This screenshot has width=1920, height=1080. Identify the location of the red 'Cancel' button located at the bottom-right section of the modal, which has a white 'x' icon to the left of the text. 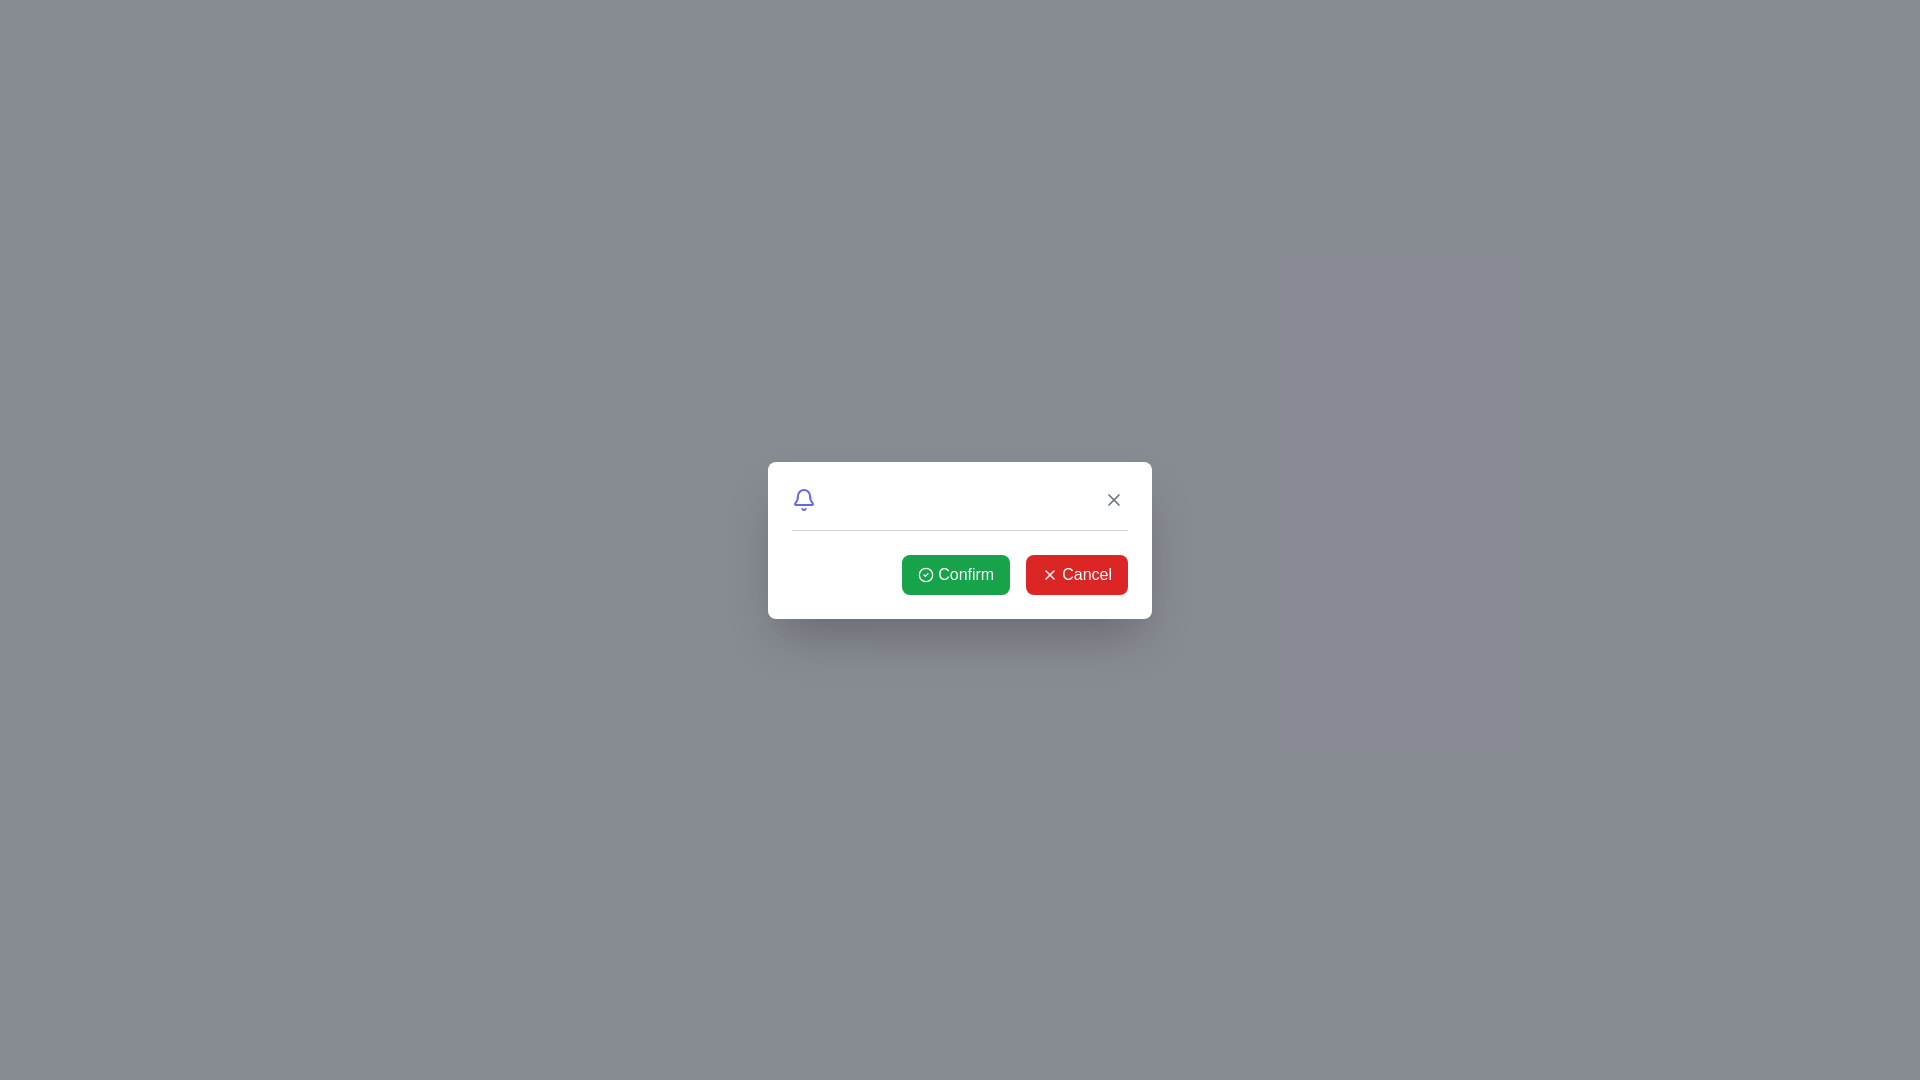
(1076, 574).